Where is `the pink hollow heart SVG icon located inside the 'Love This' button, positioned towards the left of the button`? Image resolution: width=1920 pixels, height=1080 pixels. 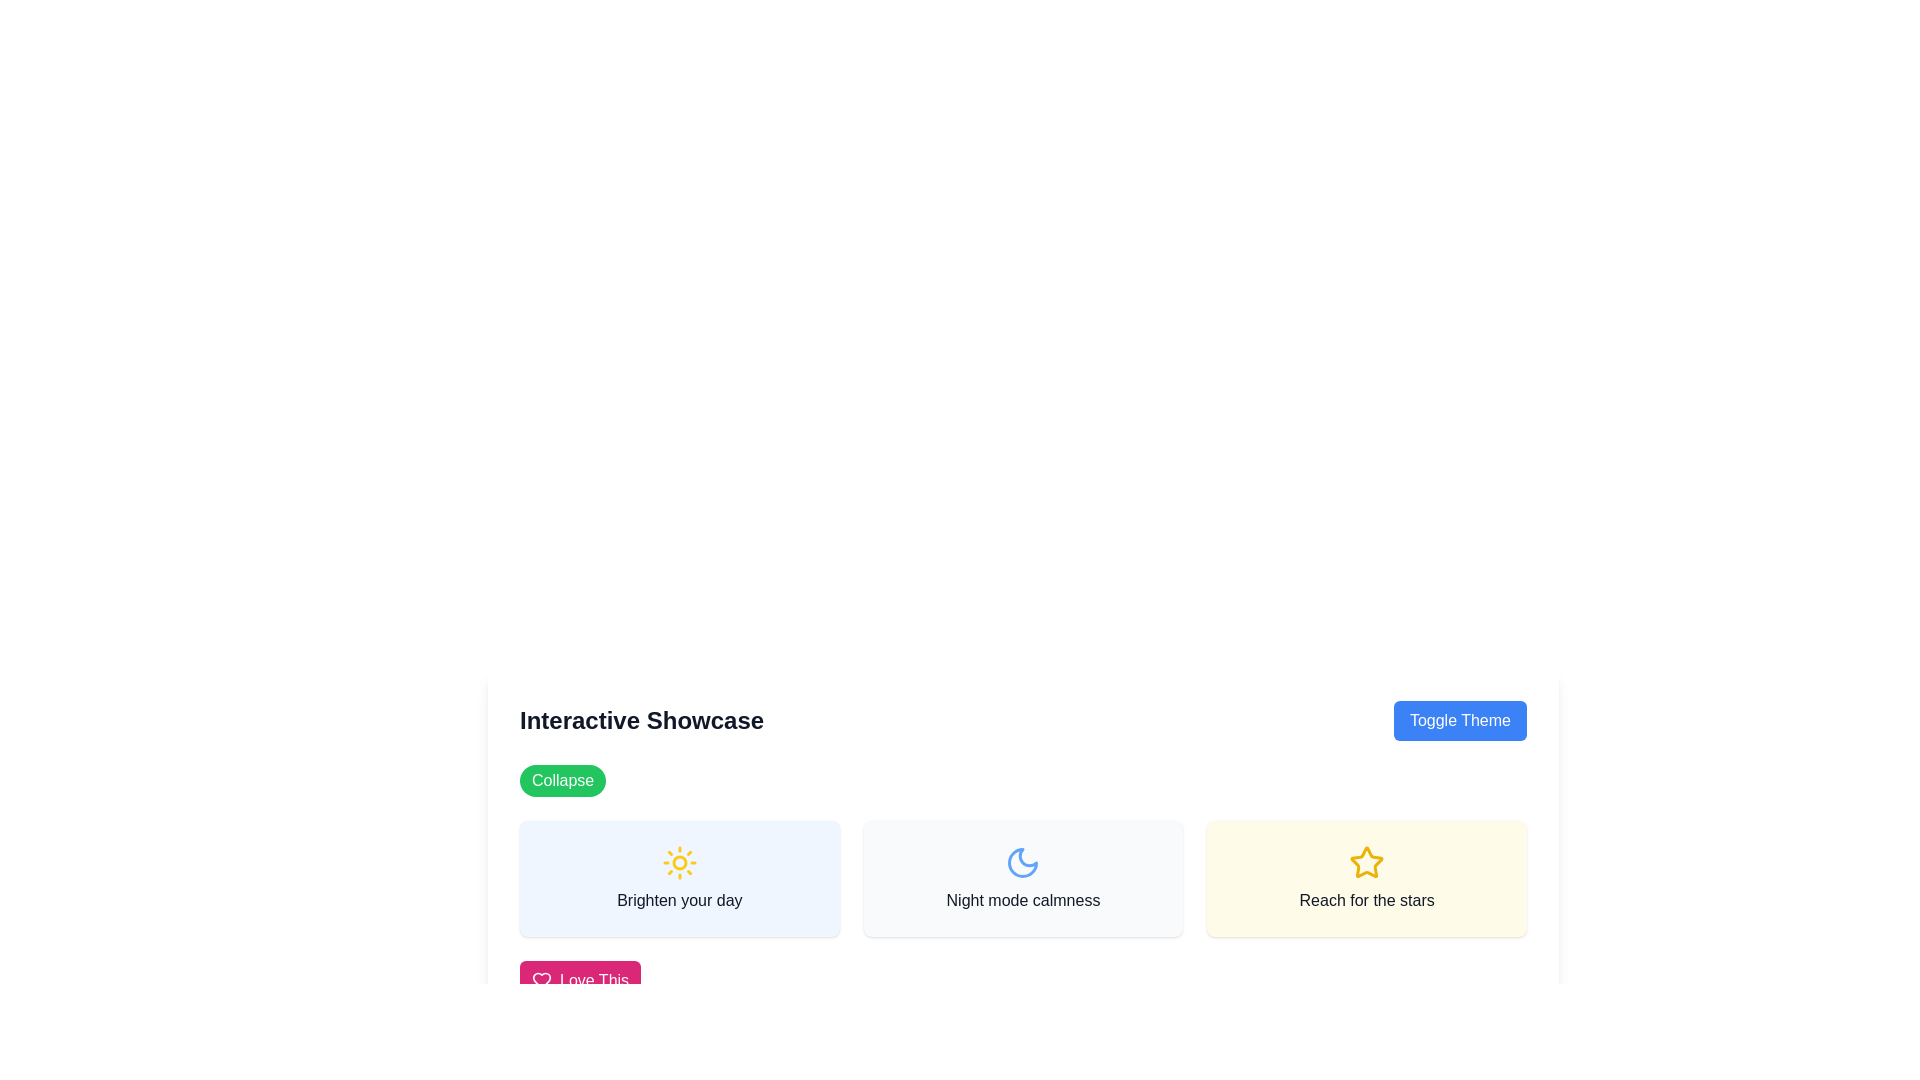
the pink hollow heart SVG icon located inside the 'Love This' button, positioned towards the left of the button is located at coordinates (542, 979).